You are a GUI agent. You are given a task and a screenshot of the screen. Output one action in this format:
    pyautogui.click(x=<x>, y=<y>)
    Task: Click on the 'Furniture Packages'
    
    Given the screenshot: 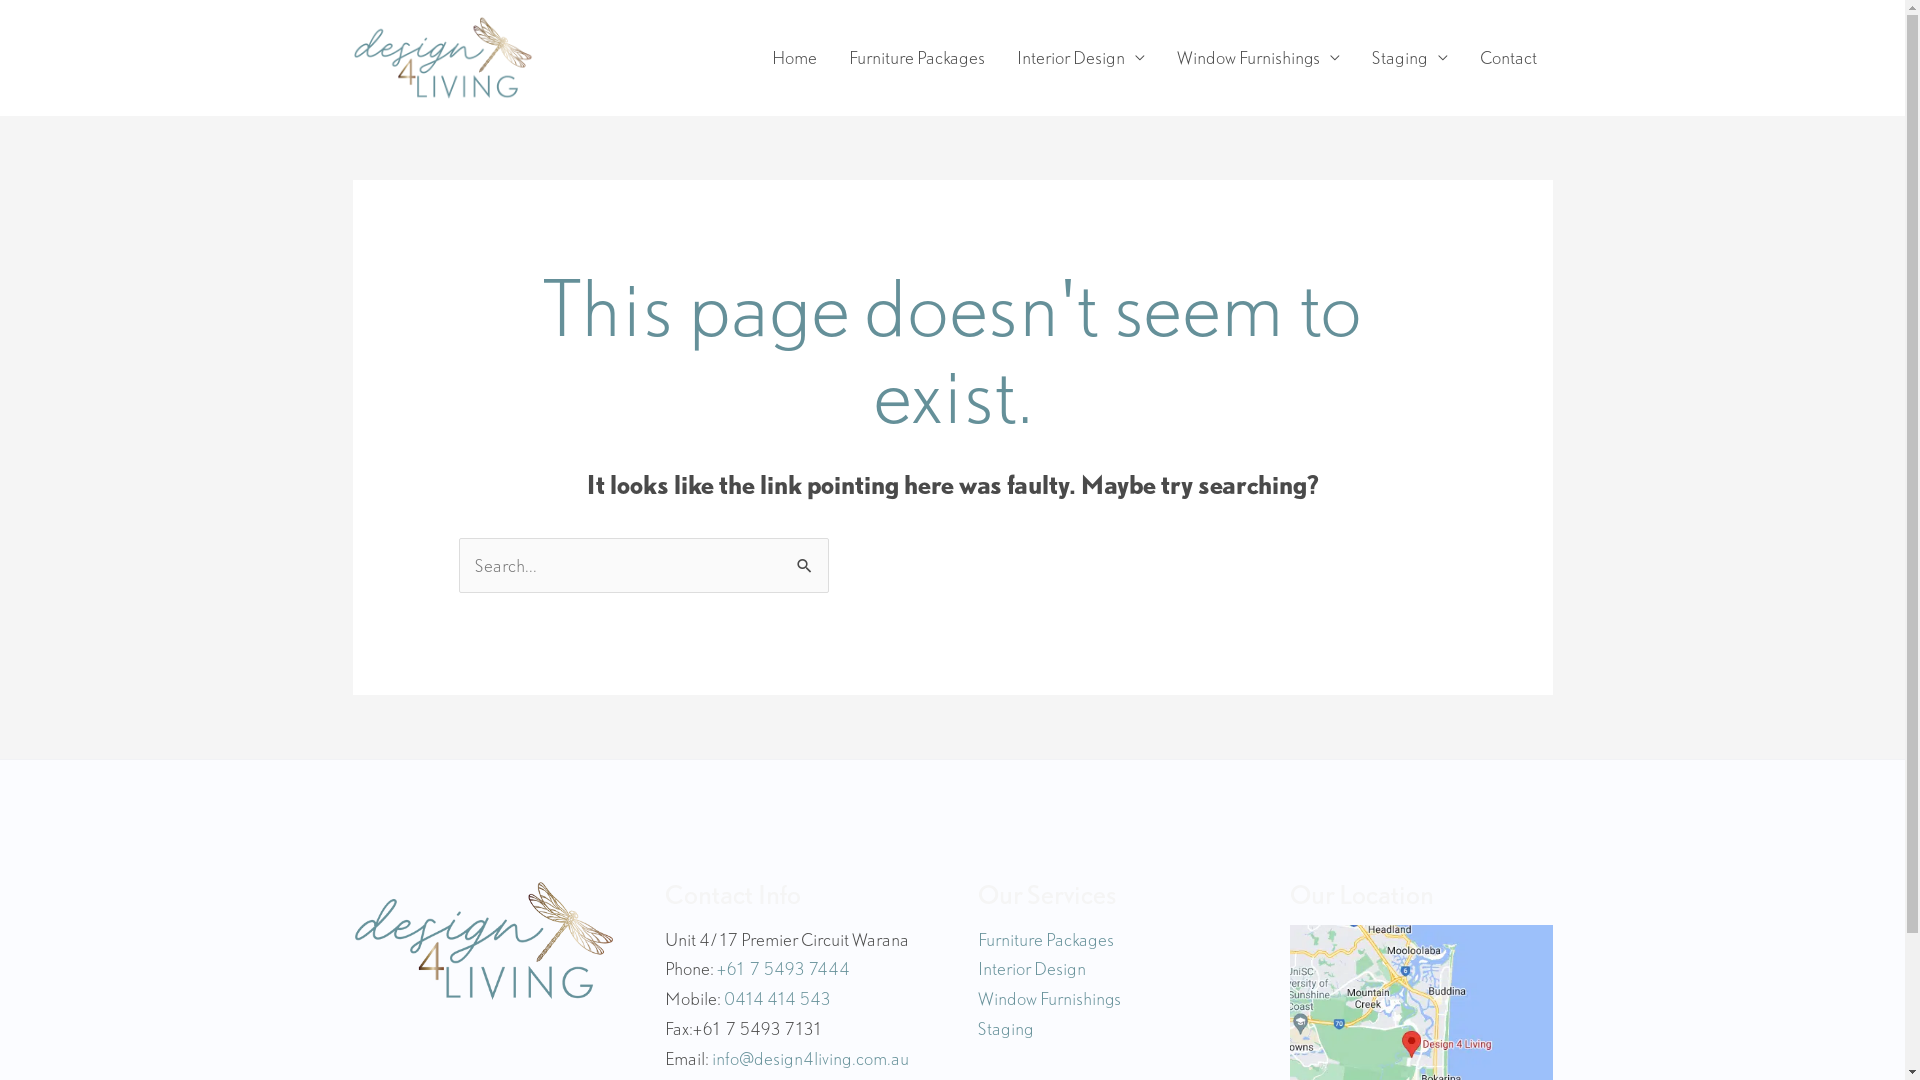 What is the action you would take?
    pyautogui.click(x=978, y=939)
    